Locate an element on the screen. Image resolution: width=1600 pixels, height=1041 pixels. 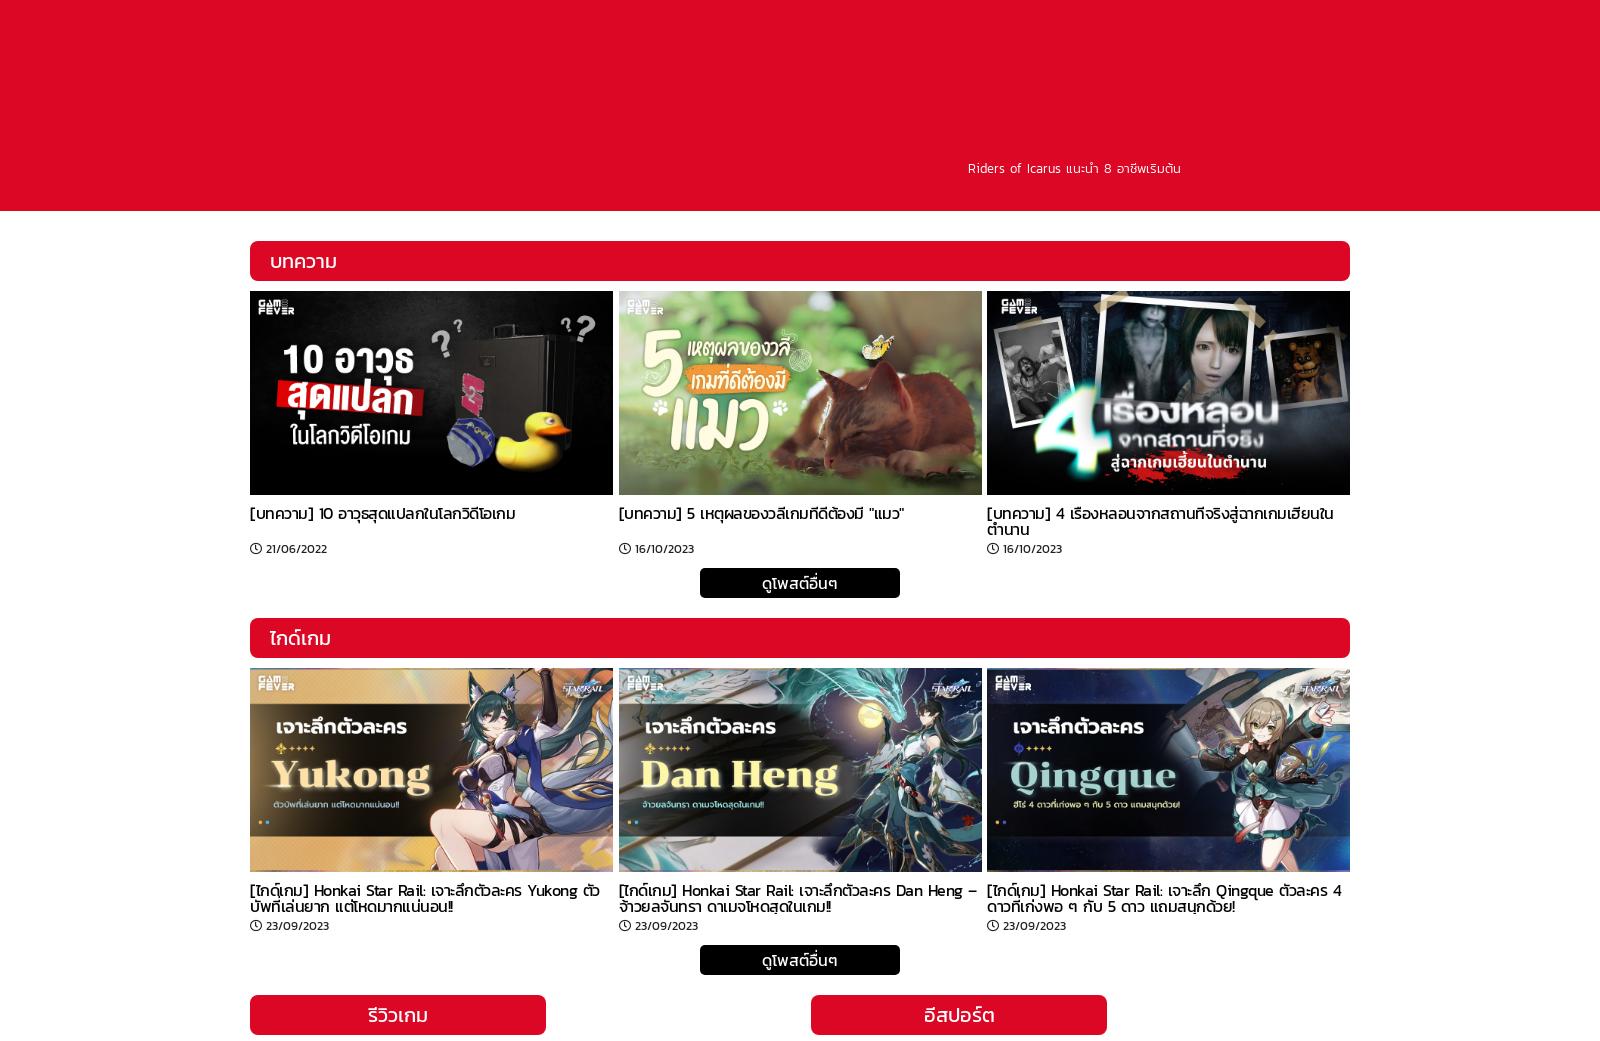
'[บทความ] 10 อาวุธสุดแปลกในโลกวิดีโอเกม' is located at coordinates (382, 512).